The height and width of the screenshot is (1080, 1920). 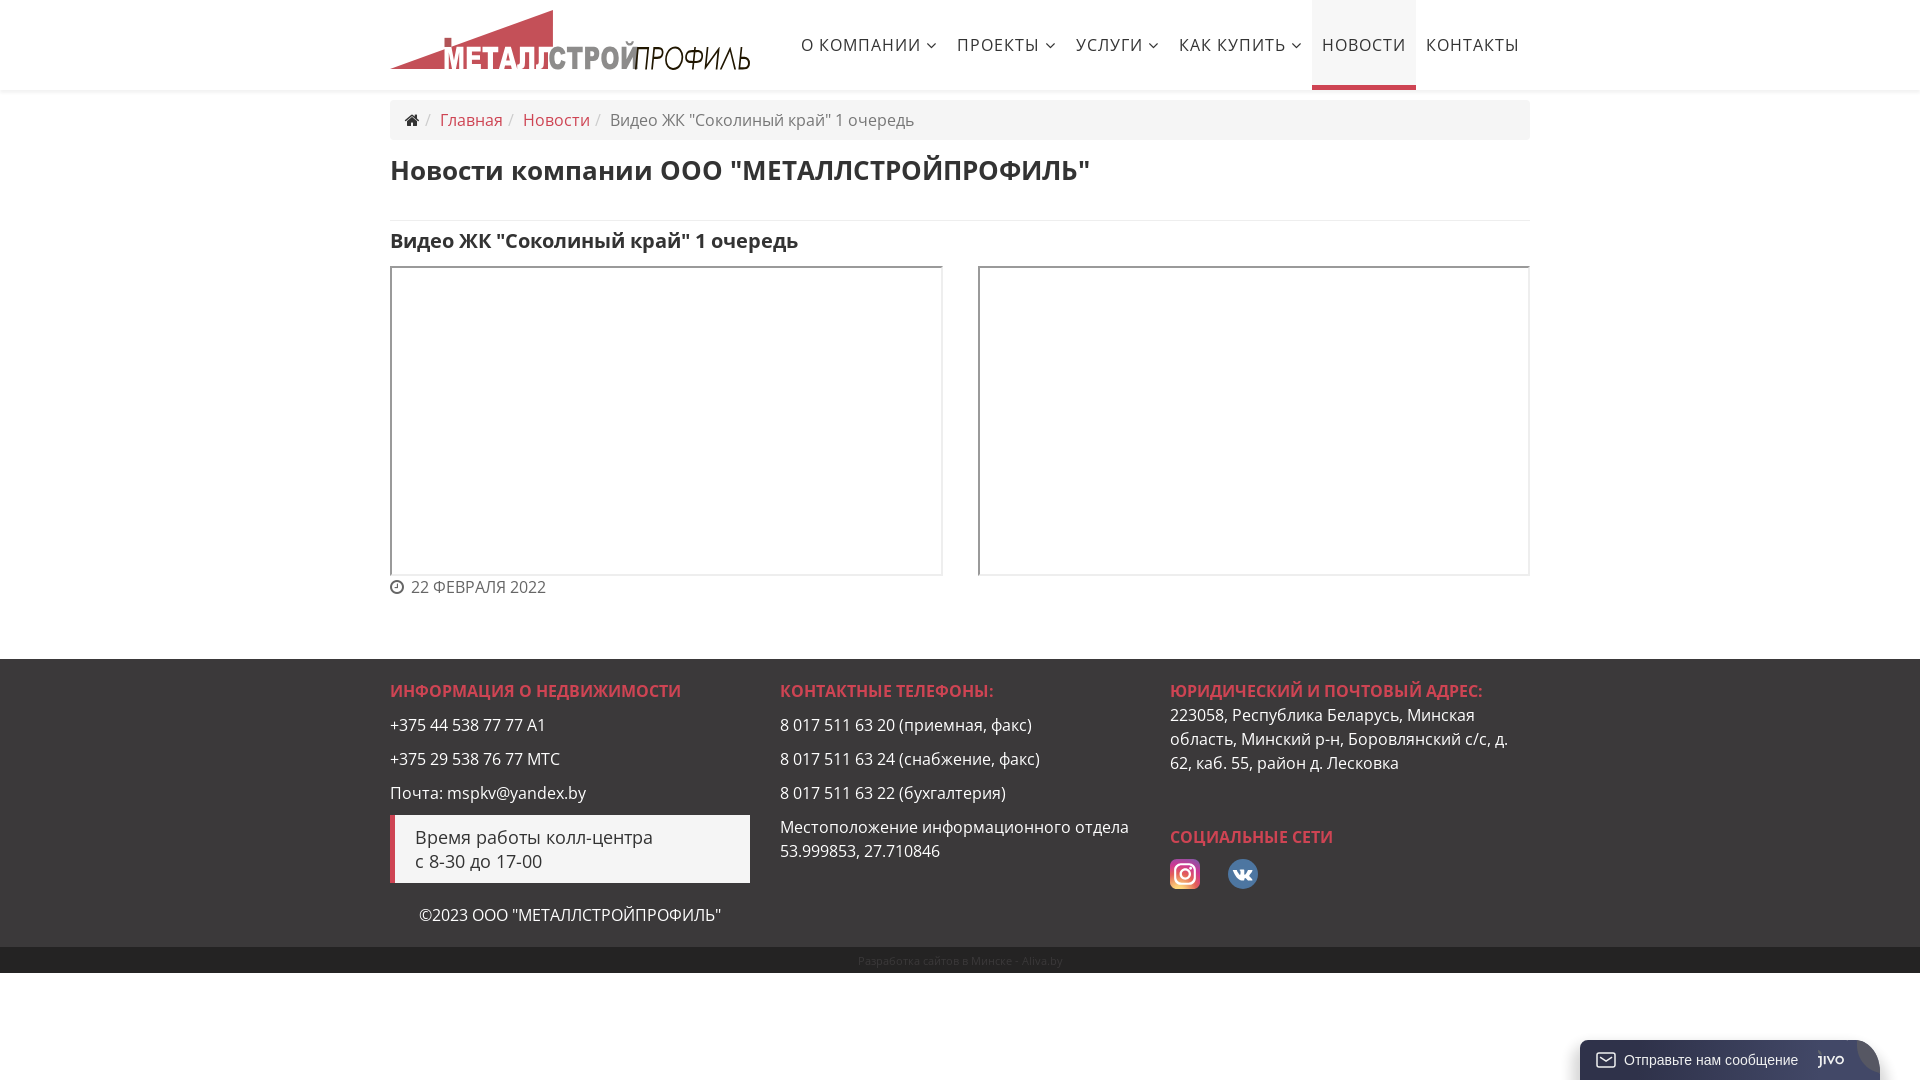 I want to click on 'mspkv@yandex.by', so click(x=516, y=792).